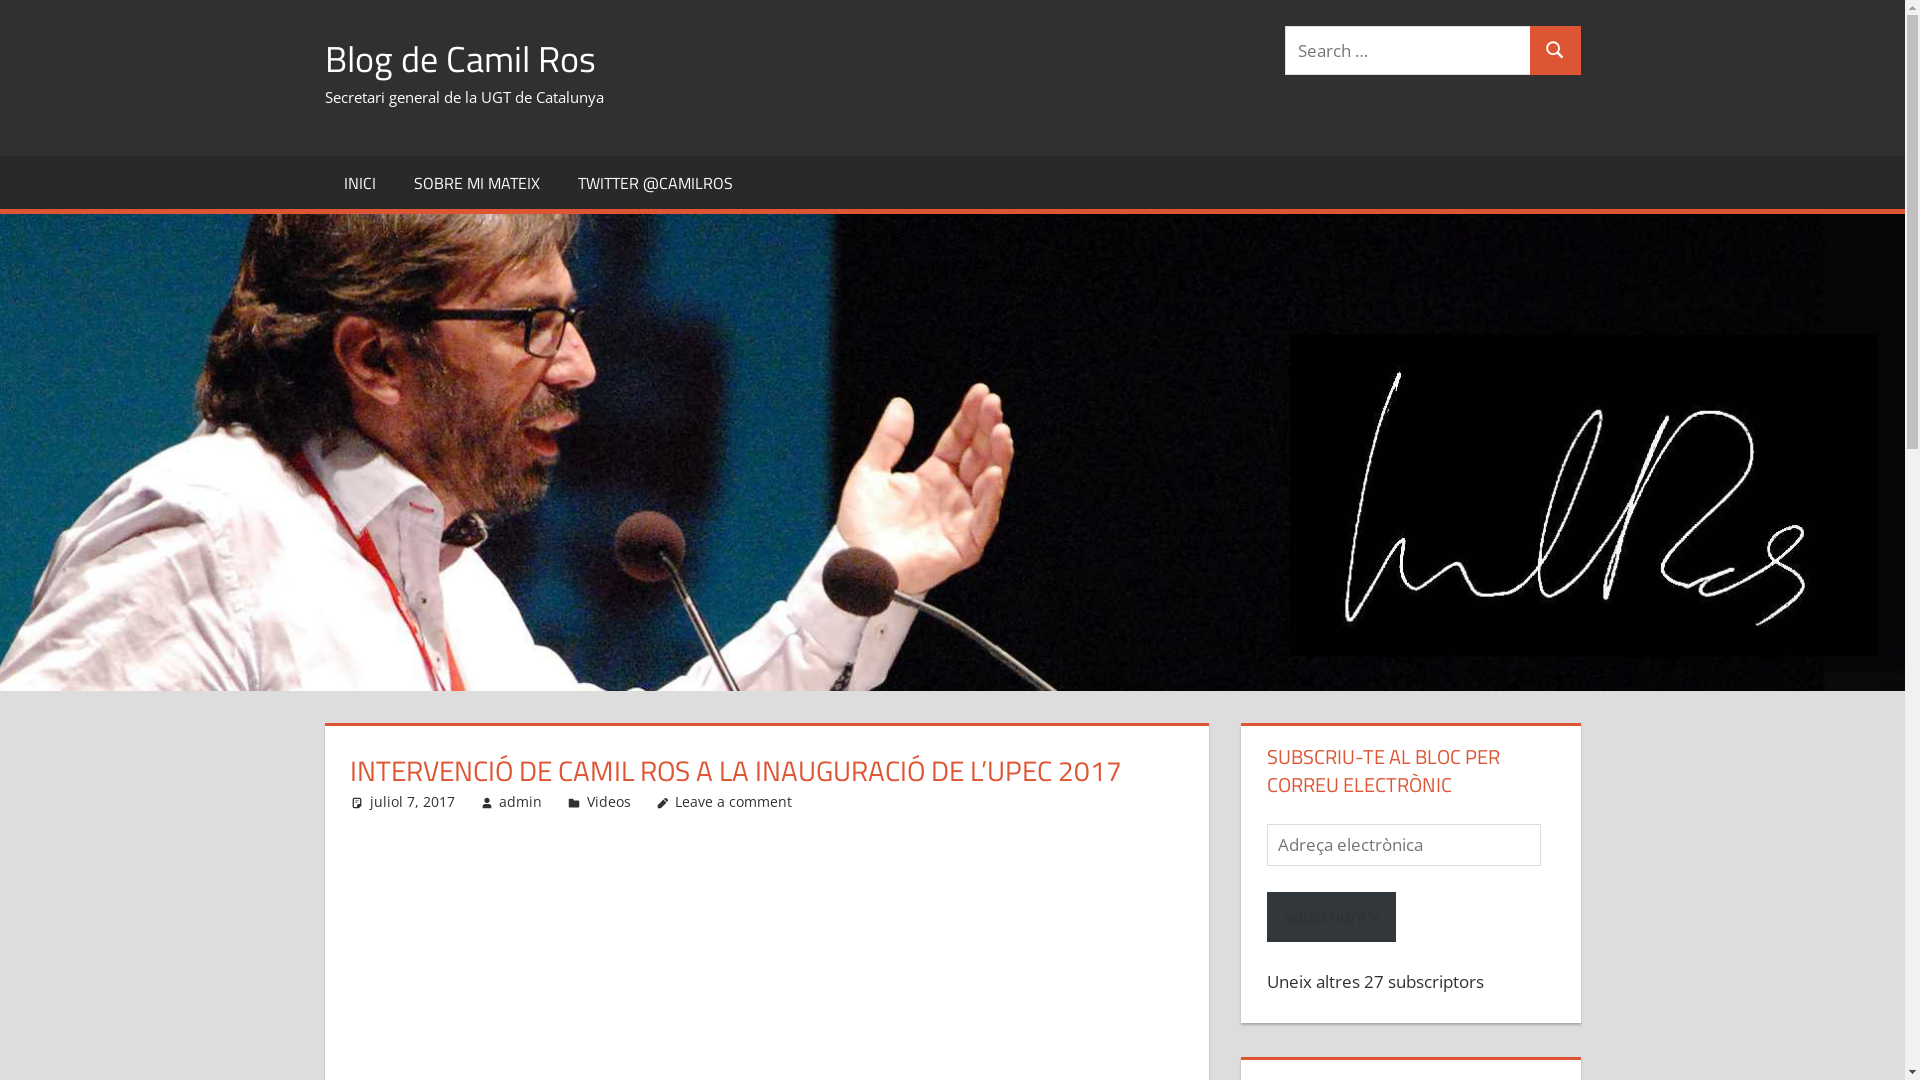  I want to click on 'Subscriure's', so click(1266, 917).